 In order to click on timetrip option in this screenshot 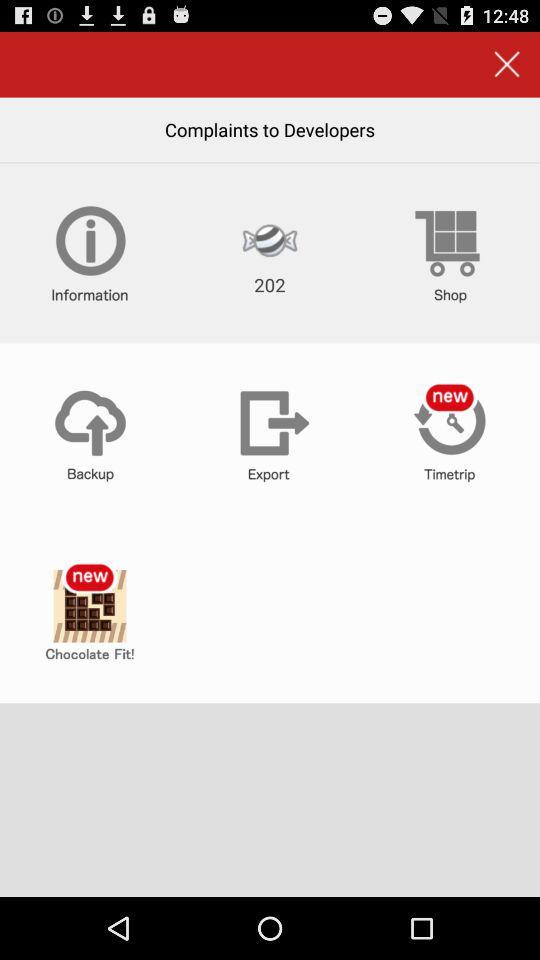, I will do `click(449, 433)`.